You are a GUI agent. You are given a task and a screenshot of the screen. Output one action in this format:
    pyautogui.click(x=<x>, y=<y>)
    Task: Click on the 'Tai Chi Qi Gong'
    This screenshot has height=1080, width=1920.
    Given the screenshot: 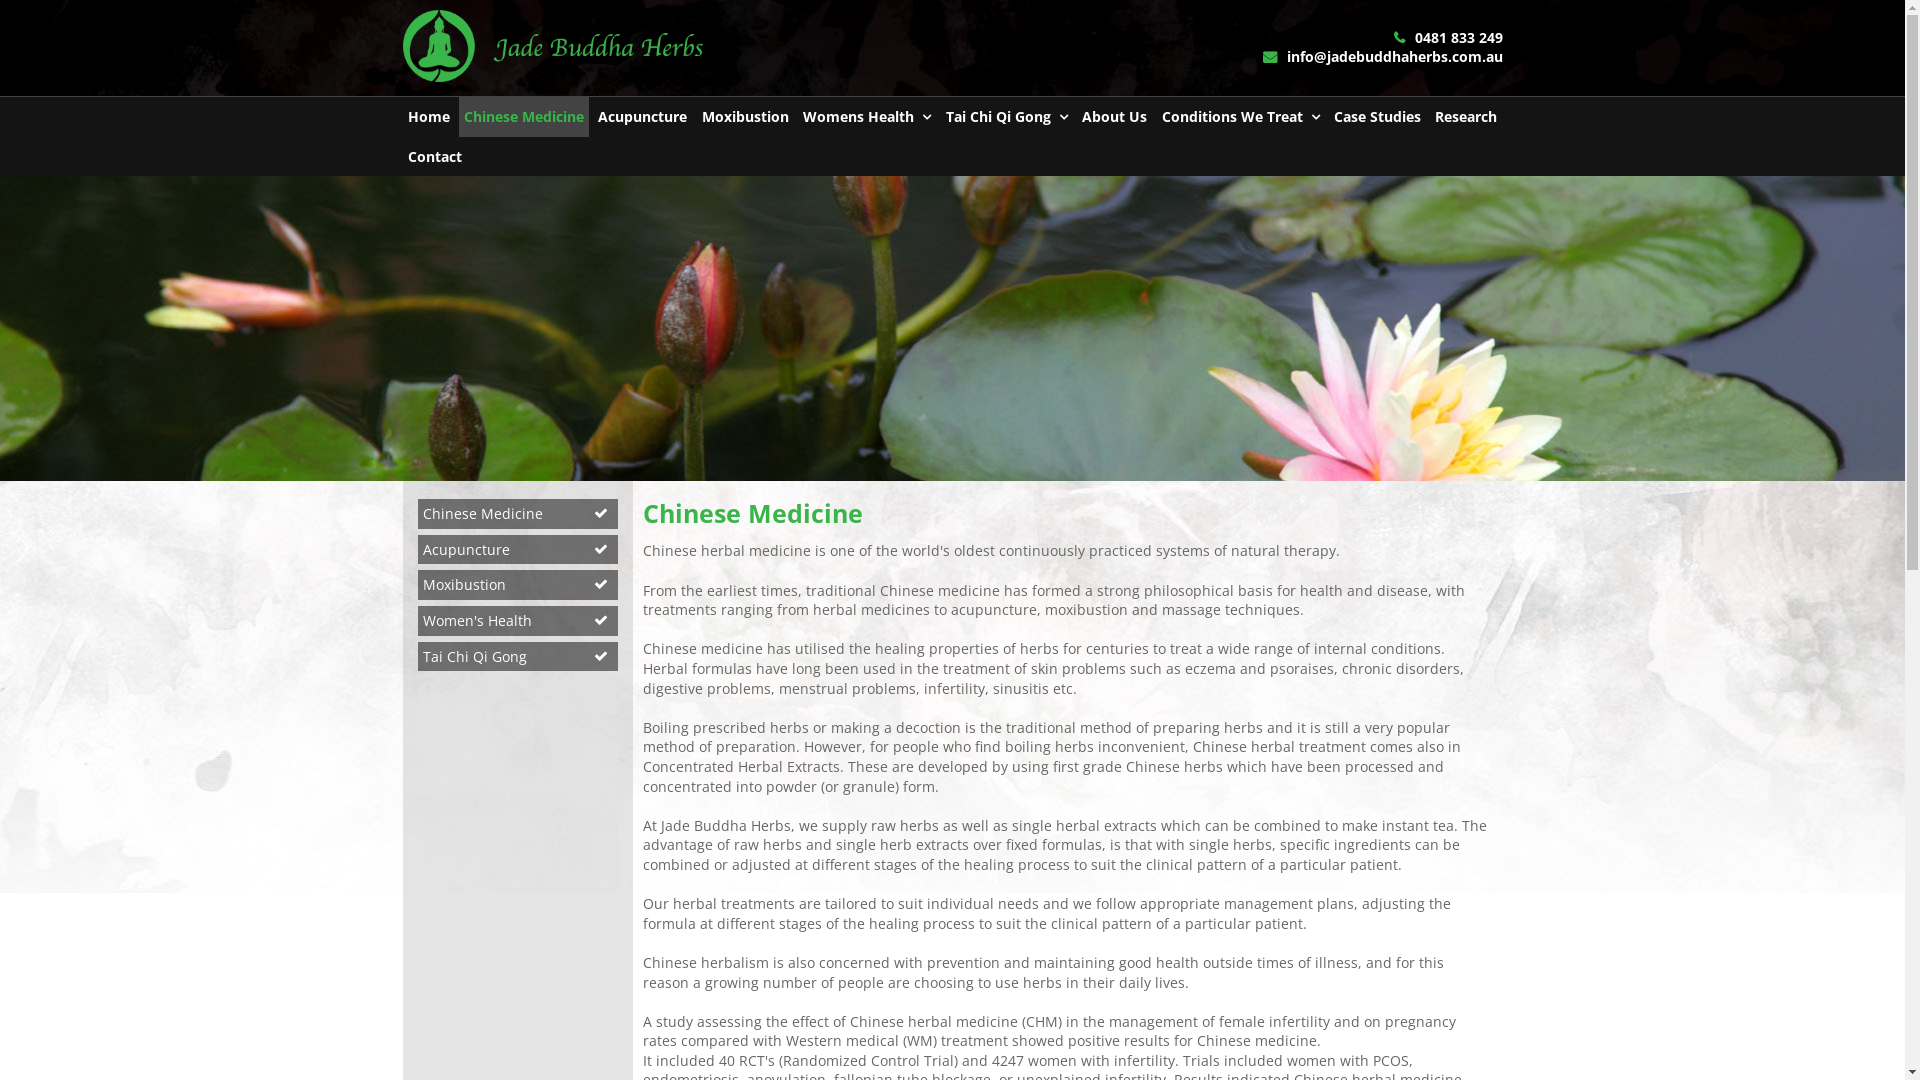 What is the action you would take?
    pyautogui.click(x=1007, y=116)
    